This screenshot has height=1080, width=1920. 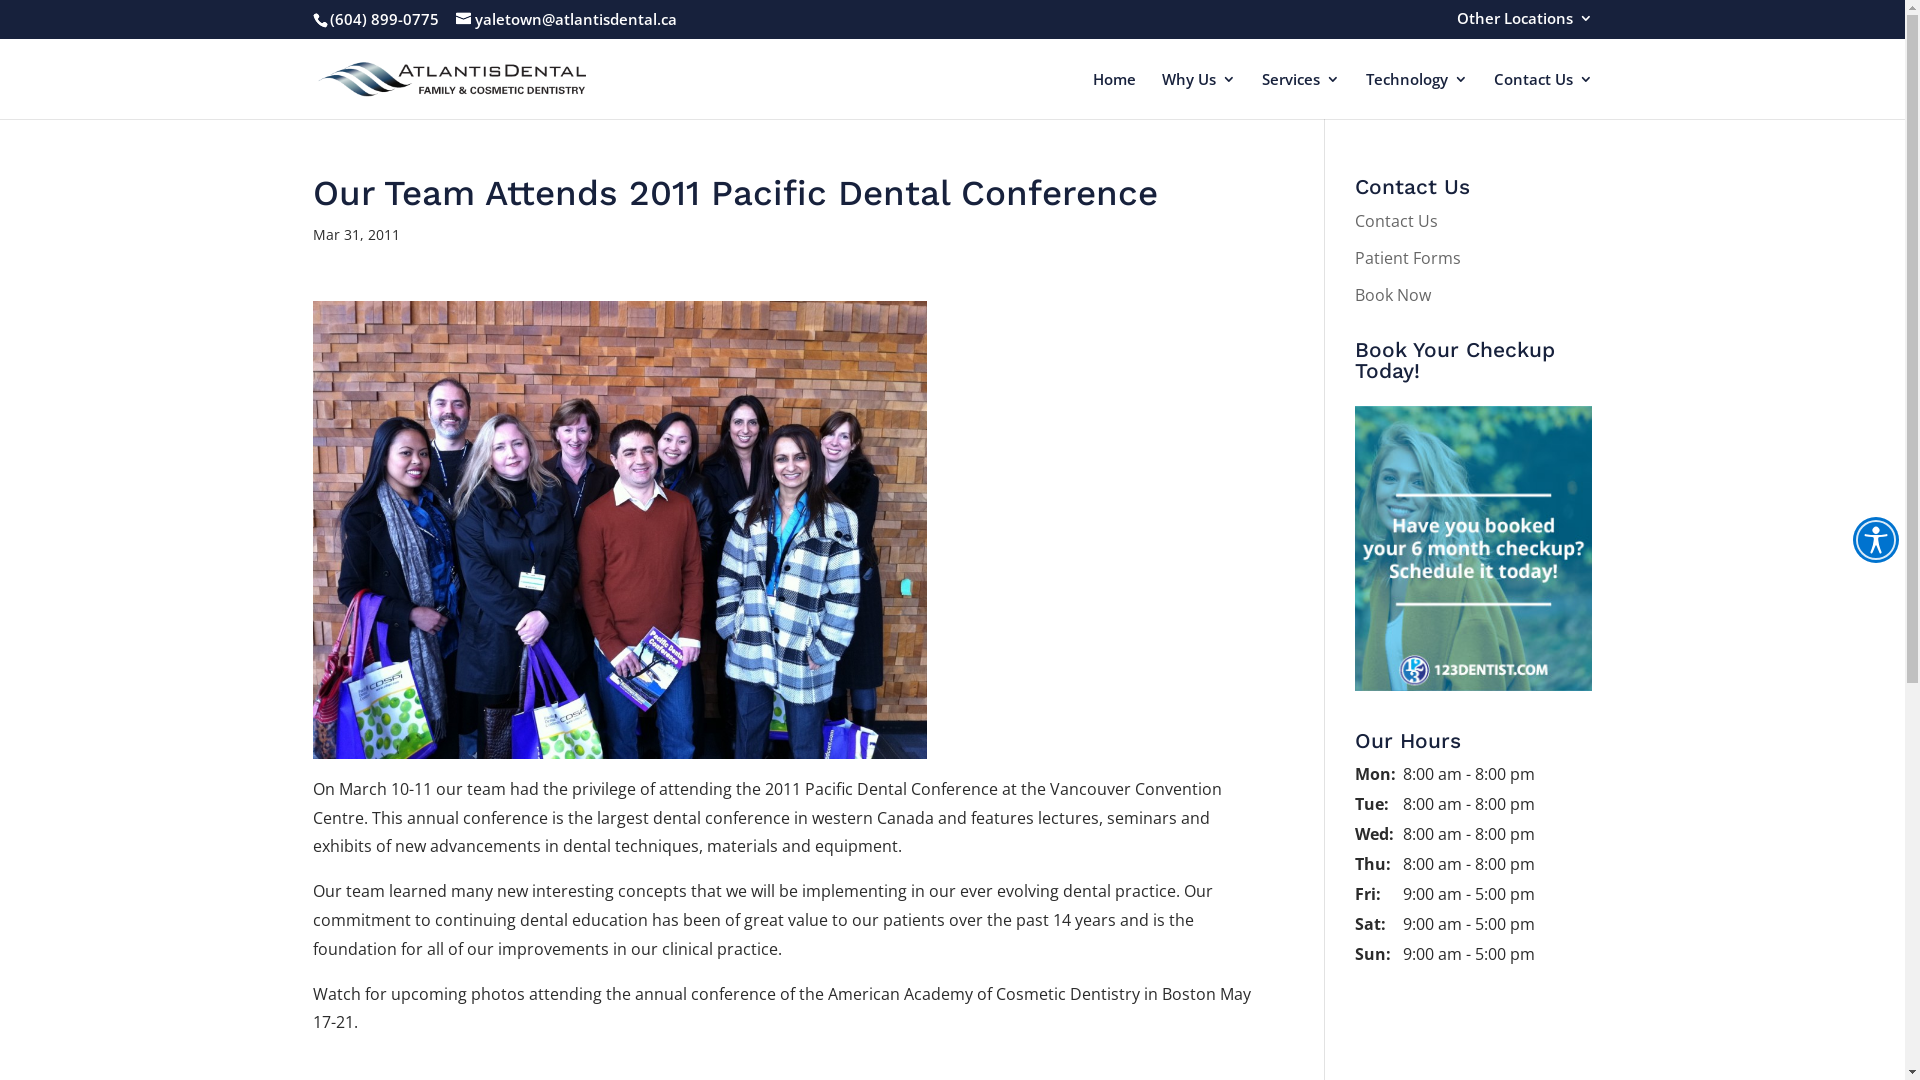 What do you see at coordinates (1522, 23) in the screenshot?
I see `'Other Locations'` at bounding box center [1522, 23].